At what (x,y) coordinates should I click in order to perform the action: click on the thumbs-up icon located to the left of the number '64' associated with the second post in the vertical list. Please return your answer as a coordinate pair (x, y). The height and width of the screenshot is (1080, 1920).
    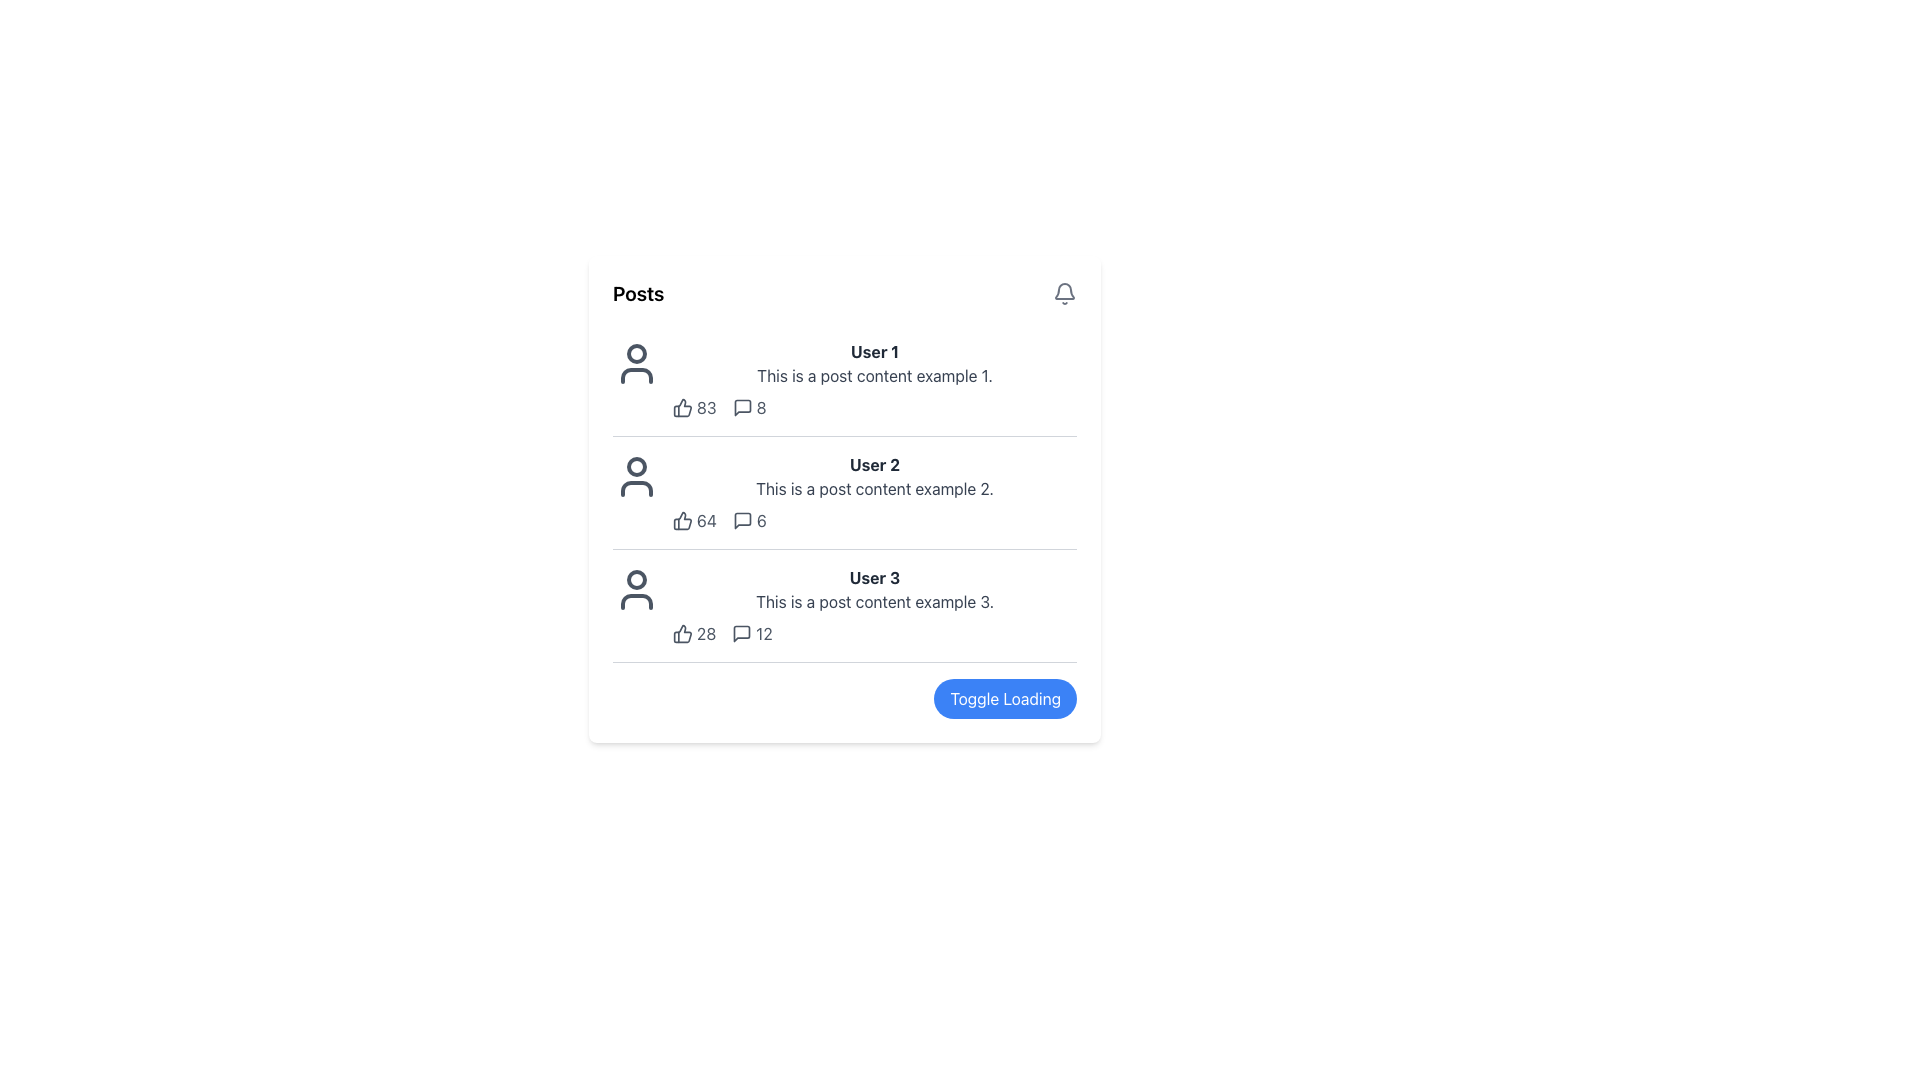
    Looking at the image, I should click on (682, 519).